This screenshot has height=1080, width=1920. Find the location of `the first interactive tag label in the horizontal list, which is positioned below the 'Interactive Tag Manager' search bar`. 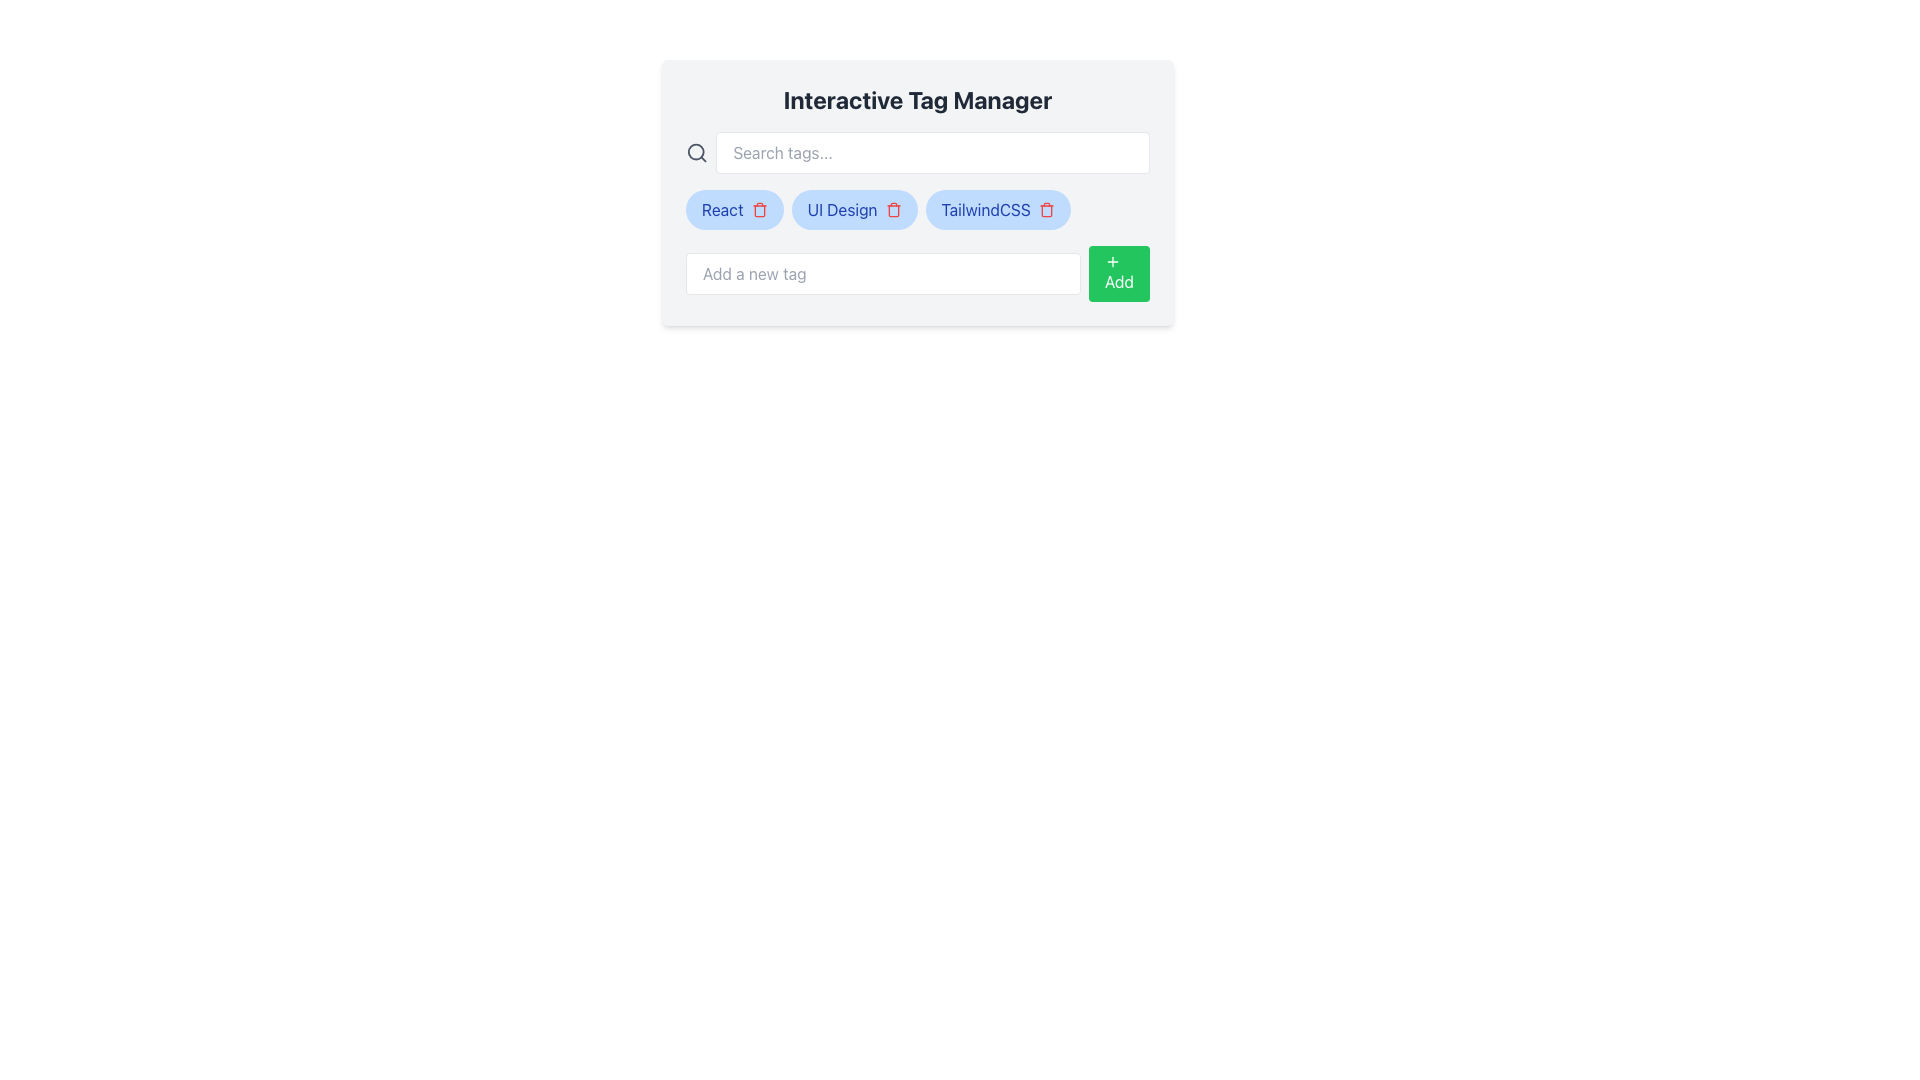

the first interactive tag label in the horizontal list, which is positioned below the 'Interactive Tag Manager' search bar is located at coordinates (733, 209).